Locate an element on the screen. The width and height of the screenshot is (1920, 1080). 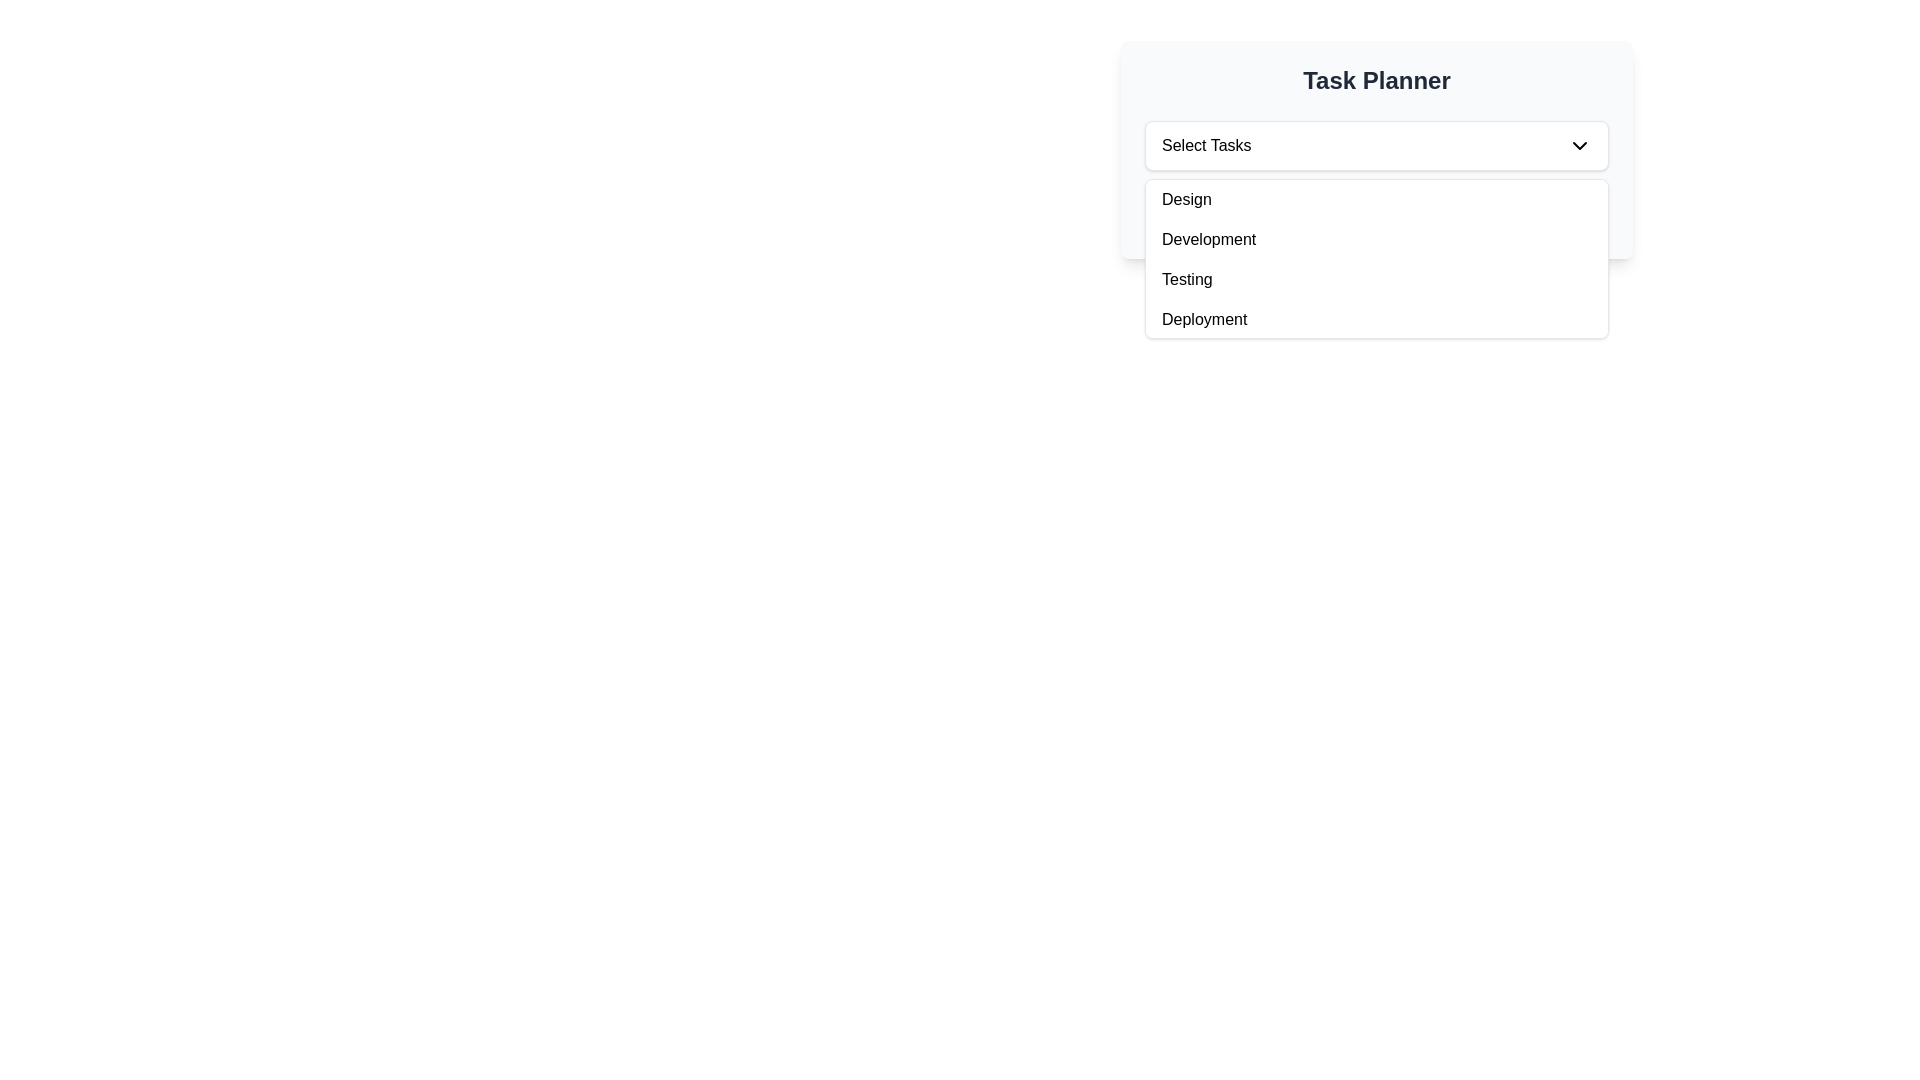
the 'Development' selectable menu option, which is the second item in a dropdown list is located at coordinates (1376, 238).